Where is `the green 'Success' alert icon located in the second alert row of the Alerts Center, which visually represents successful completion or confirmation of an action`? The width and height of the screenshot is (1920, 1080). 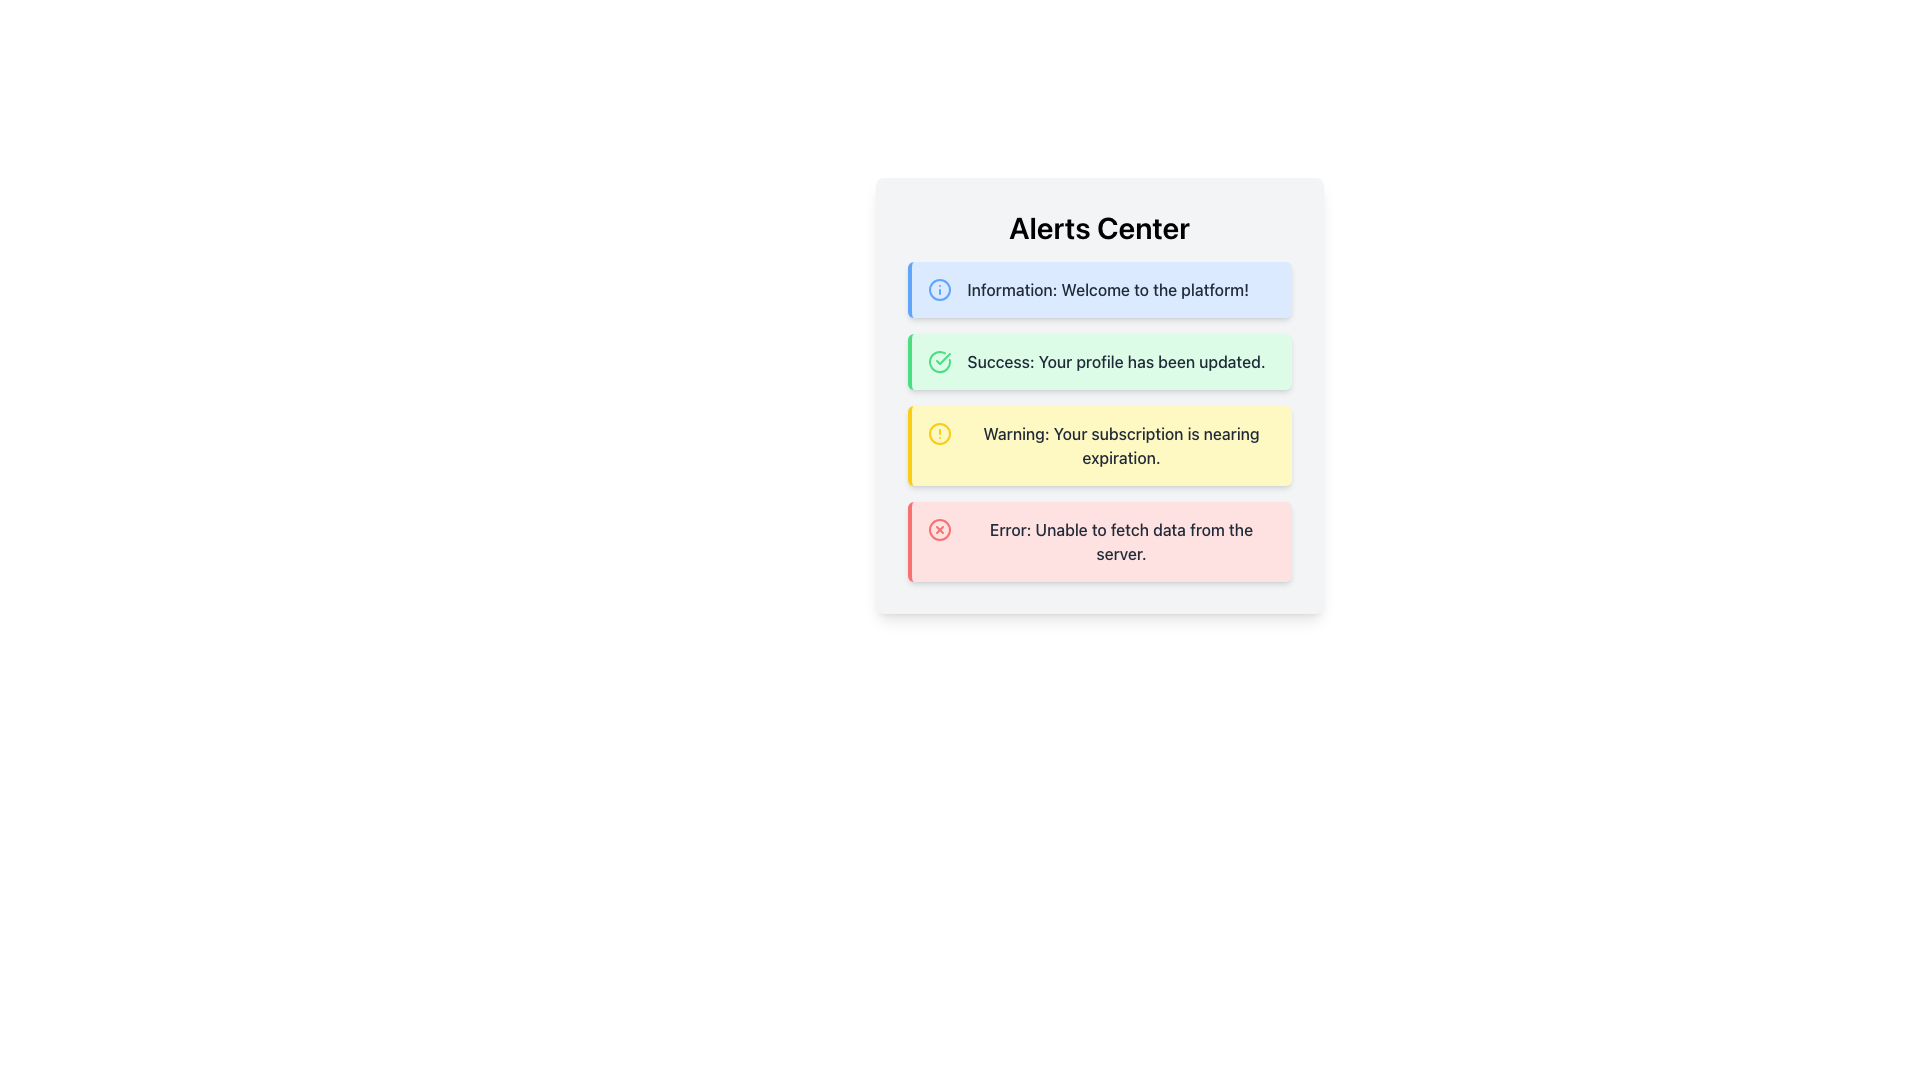
the green 'Success' alert icon located in the second alert row of the Alerts Center, which visually represents successful completion or confirmation of an action is located at coordinates (938, 362).